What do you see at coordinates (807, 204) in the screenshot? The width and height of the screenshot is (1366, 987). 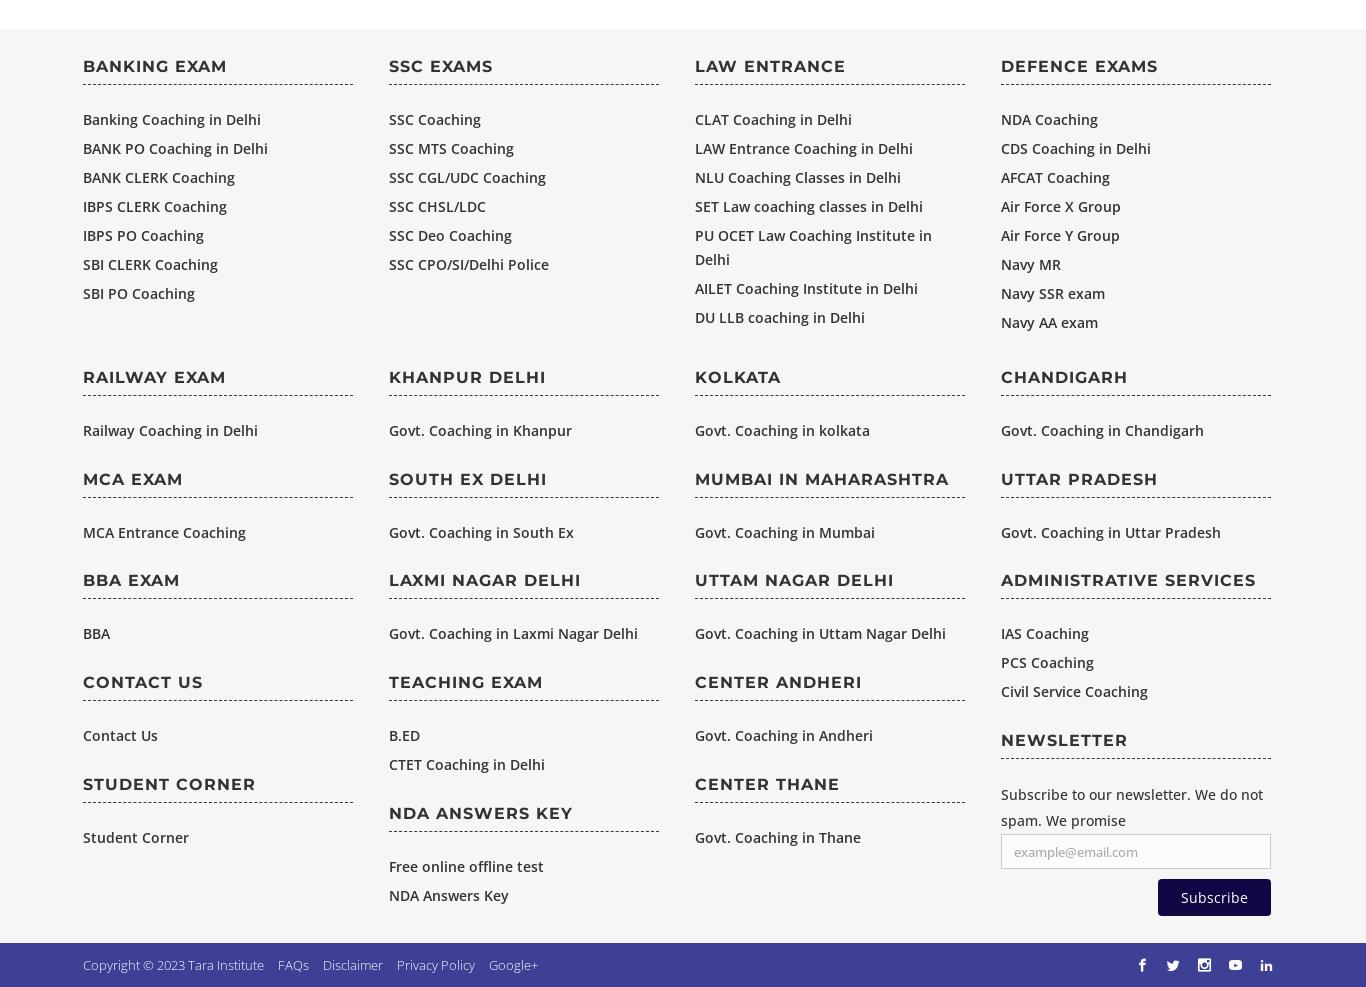 I see `'SET Law coaching classes in Delhi'` at bounding box center [807, 204].